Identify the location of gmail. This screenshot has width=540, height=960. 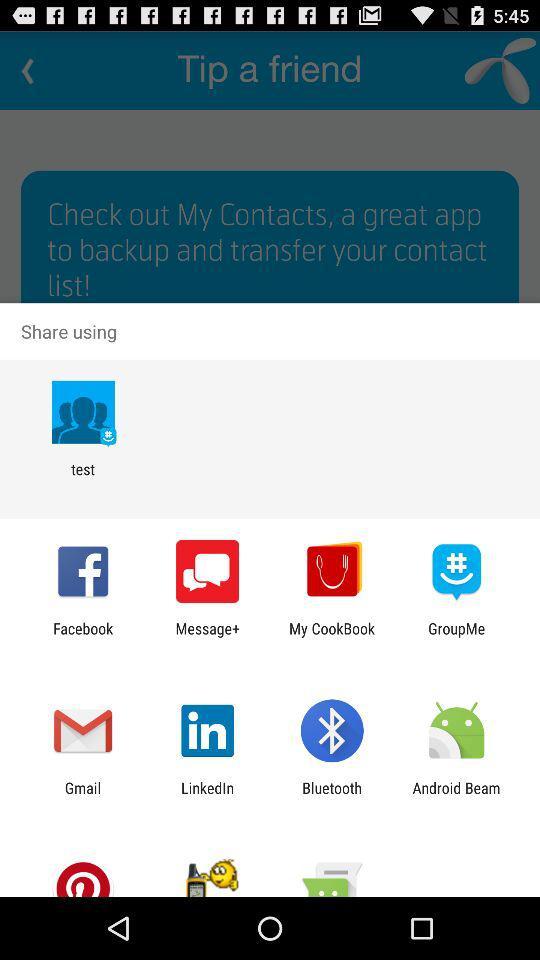
(82, 796).